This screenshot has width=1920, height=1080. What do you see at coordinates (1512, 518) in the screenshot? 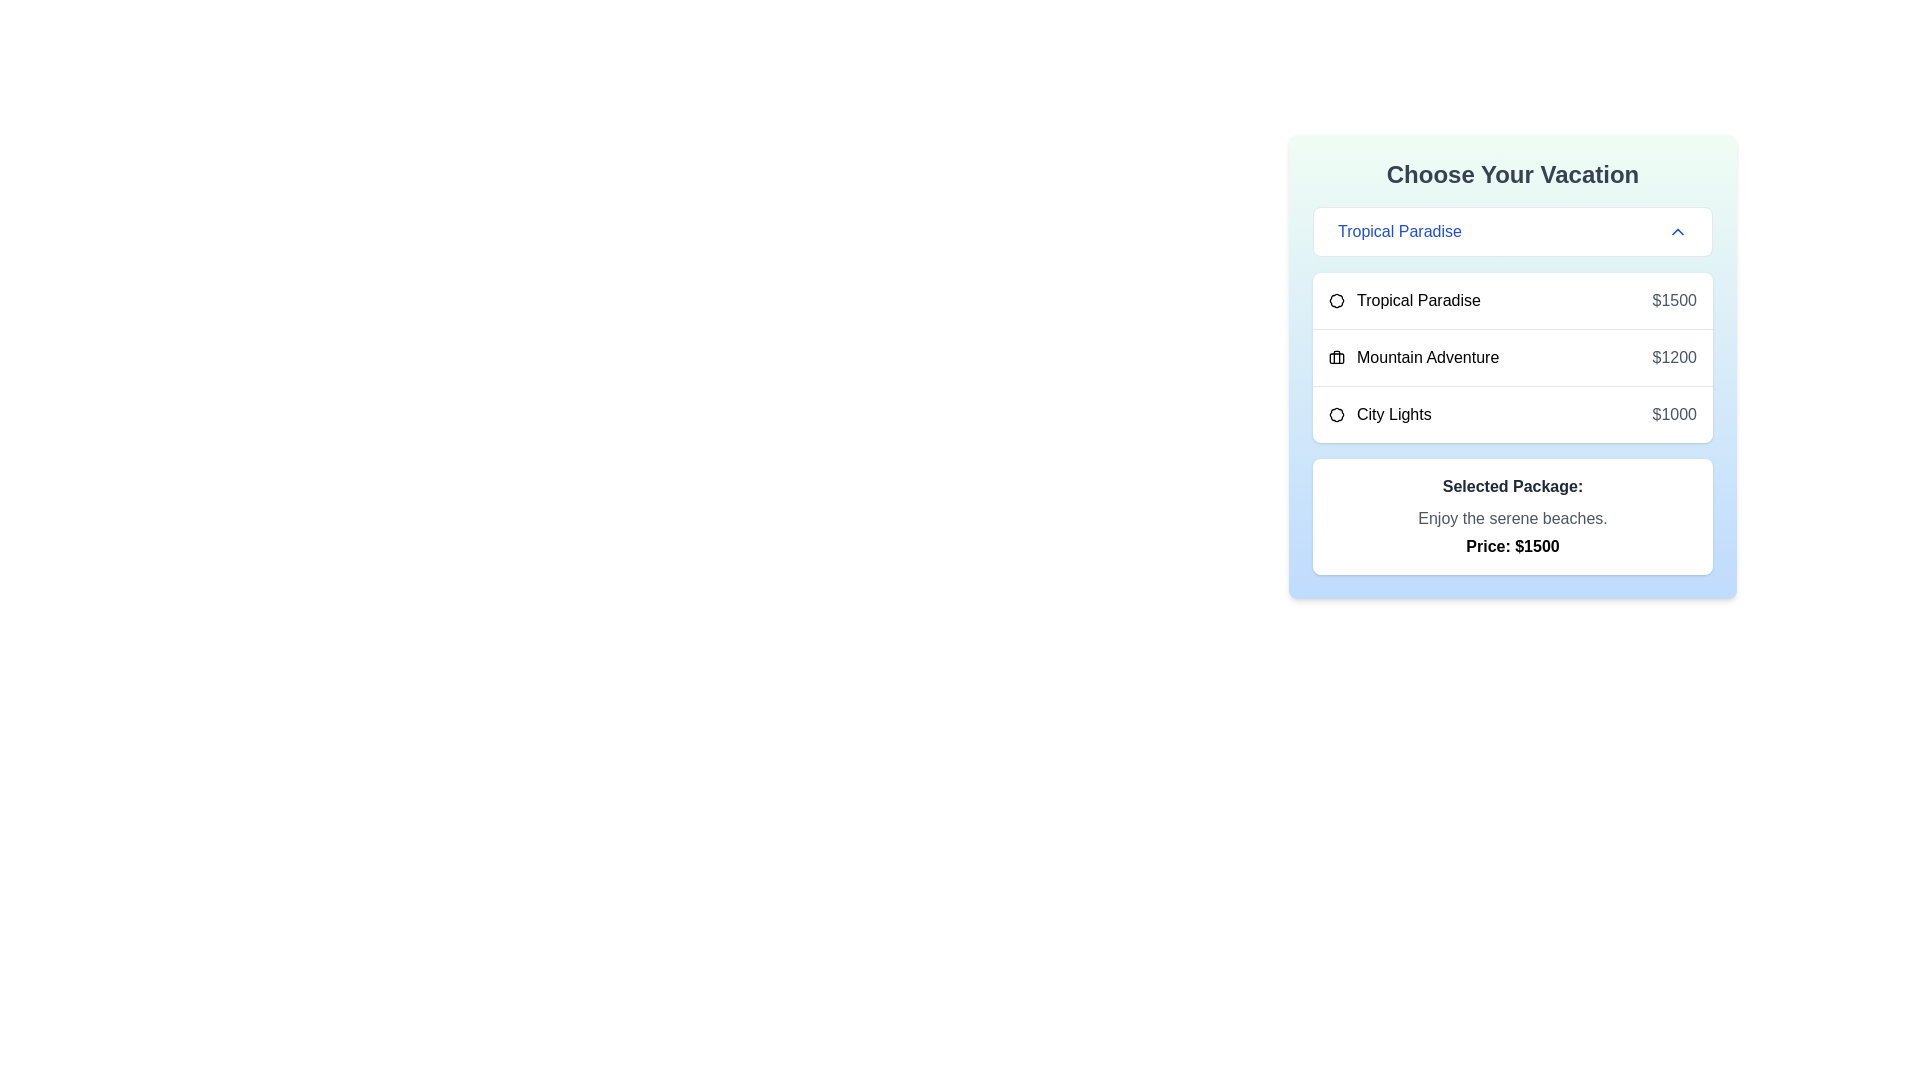
I see `the text block that displays 'Enjoy the serene beaches.' which is styled in gray and positioned between 'Selected Package:' and 'Price: $1500'` at bounding box center [1512, 518].